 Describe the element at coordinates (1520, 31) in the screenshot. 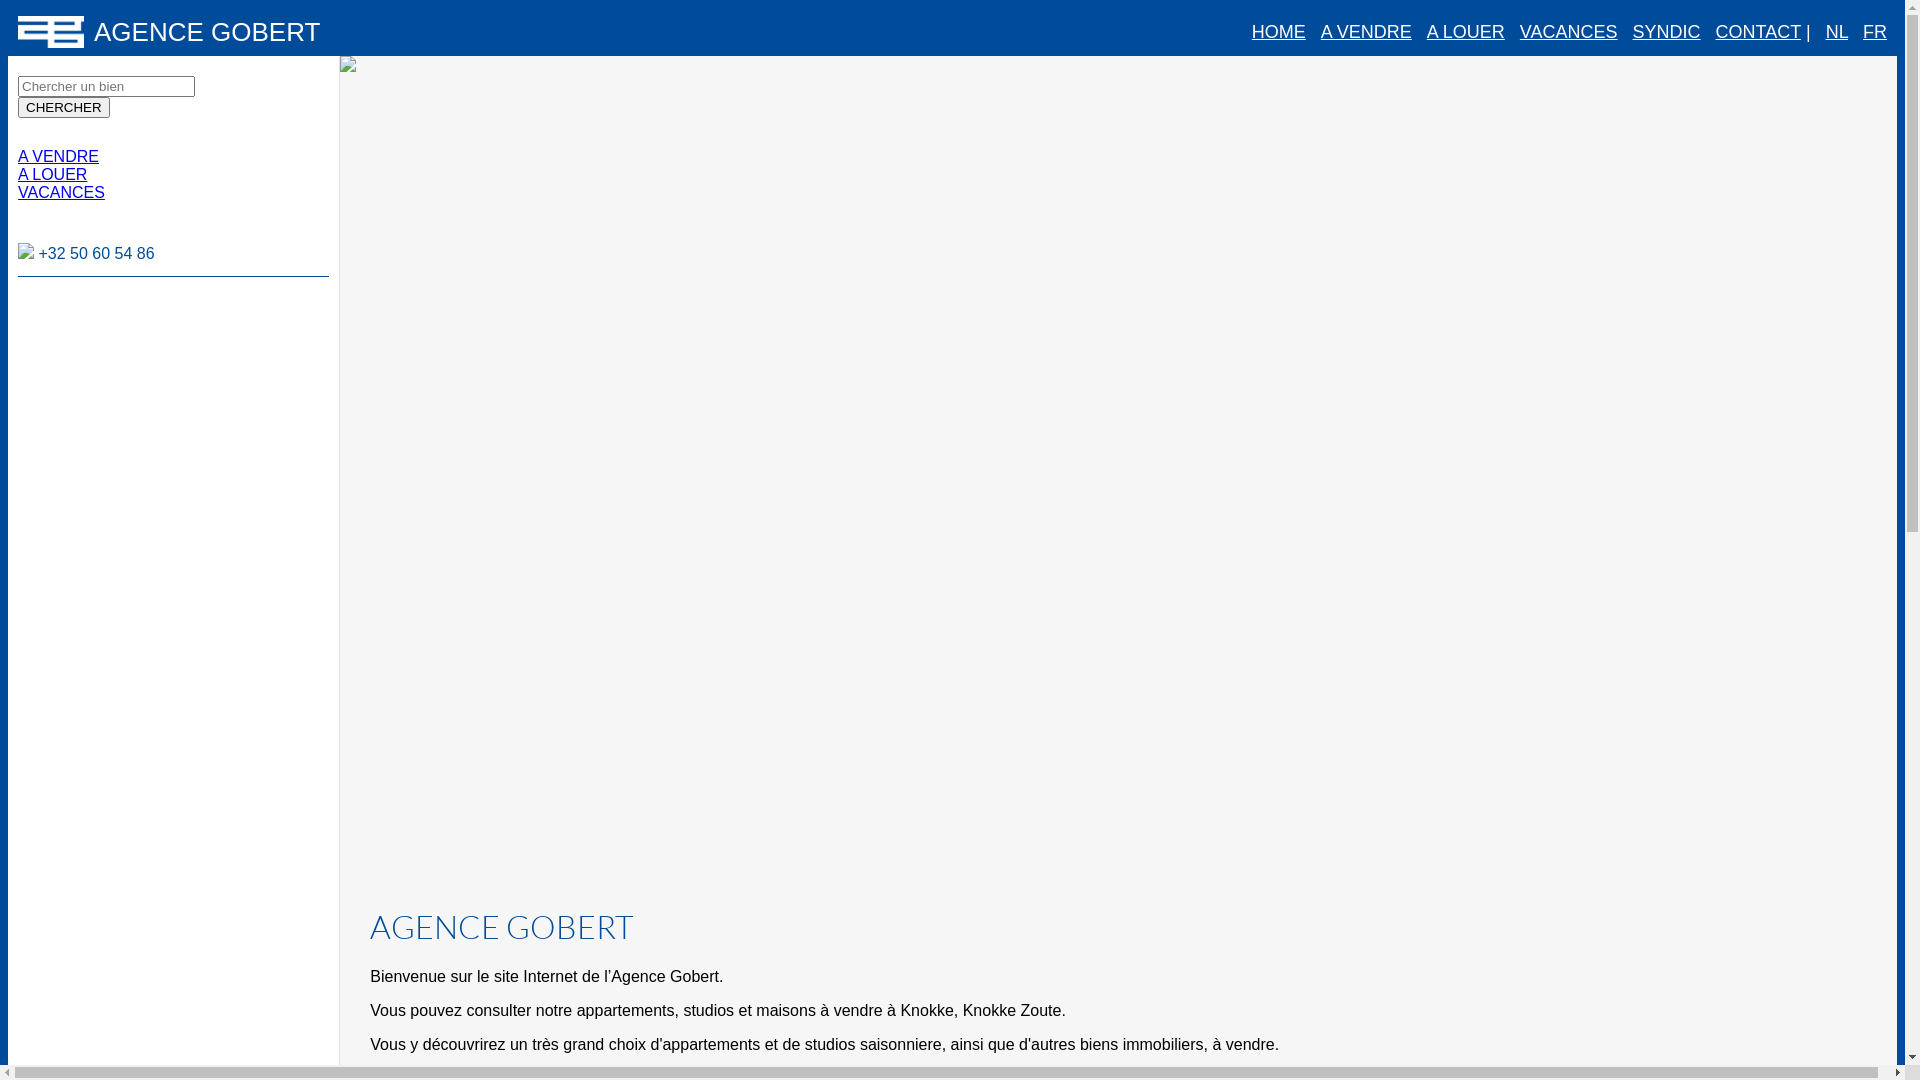

I see `'VACANCES'` at that location.